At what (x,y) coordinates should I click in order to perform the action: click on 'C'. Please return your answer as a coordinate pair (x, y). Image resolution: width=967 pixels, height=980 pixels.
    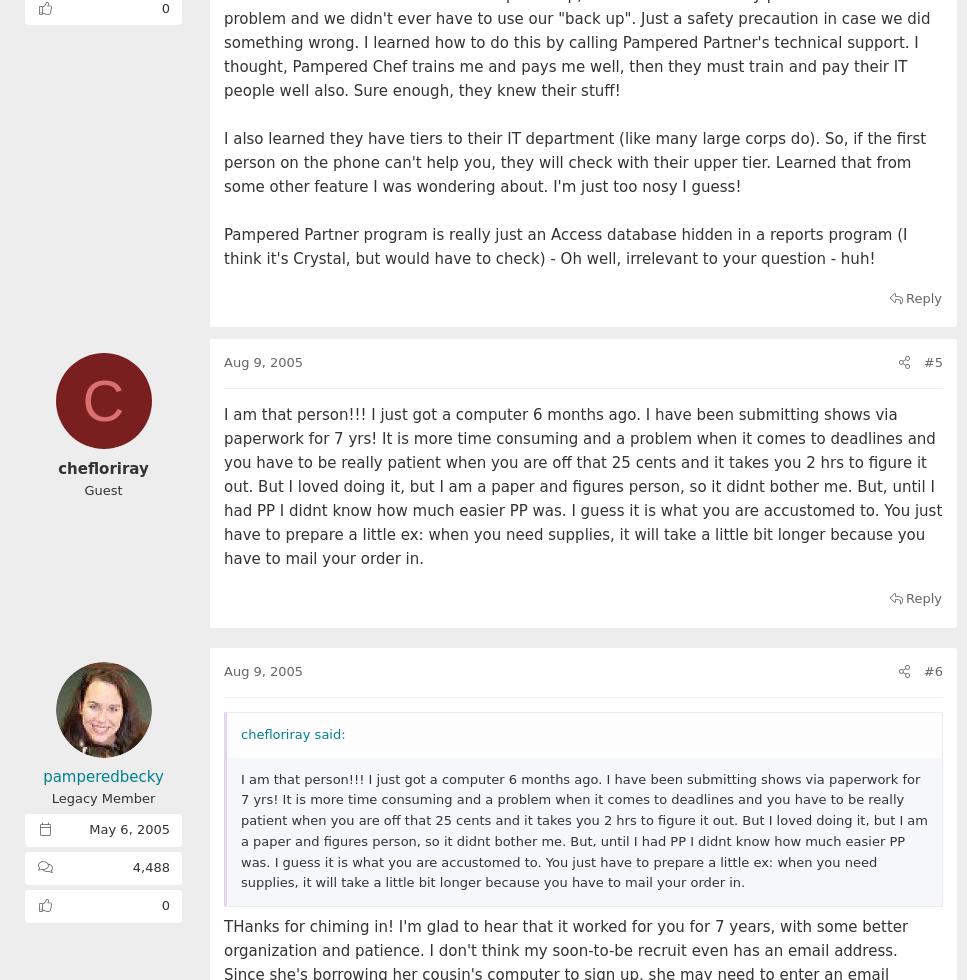
    Looking at the image, I should click on (102, 400).